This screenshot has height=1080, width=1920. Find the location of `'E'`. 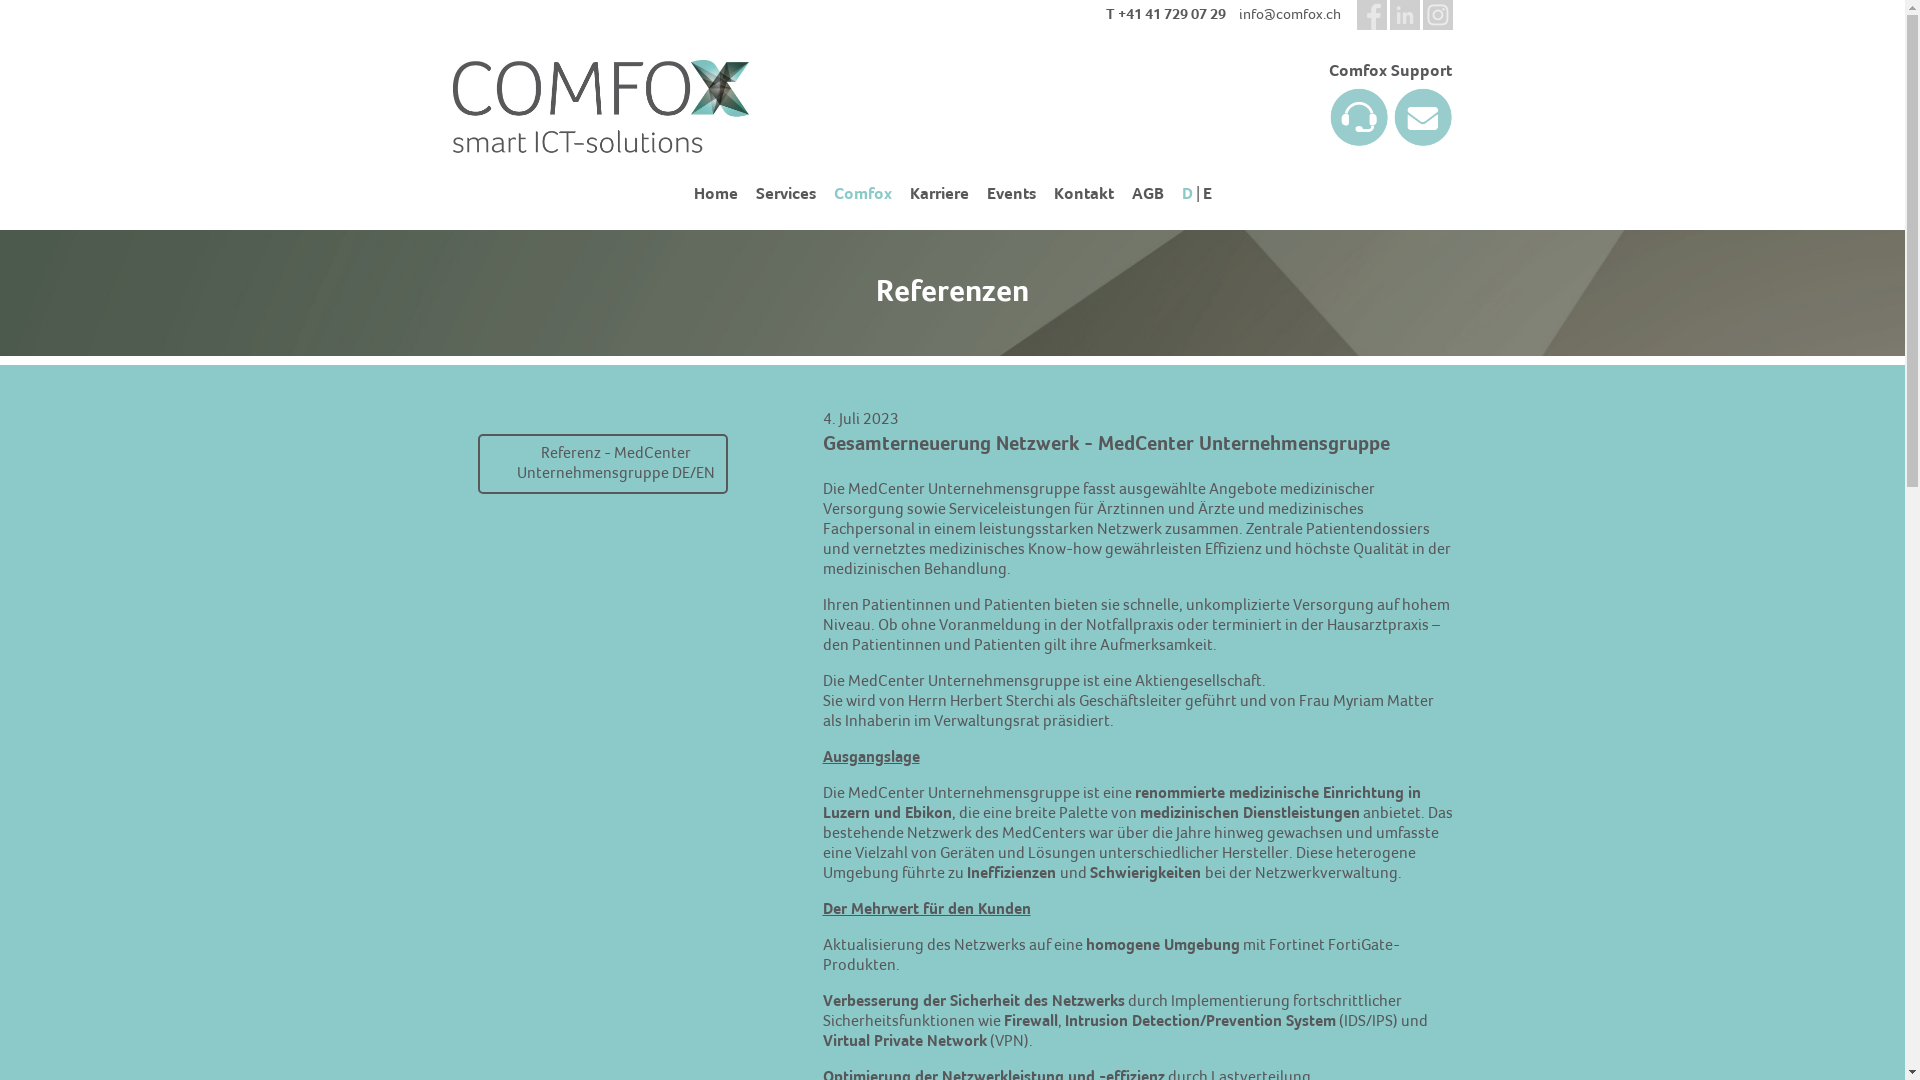

'E' is located at coordinates (1205, 194).